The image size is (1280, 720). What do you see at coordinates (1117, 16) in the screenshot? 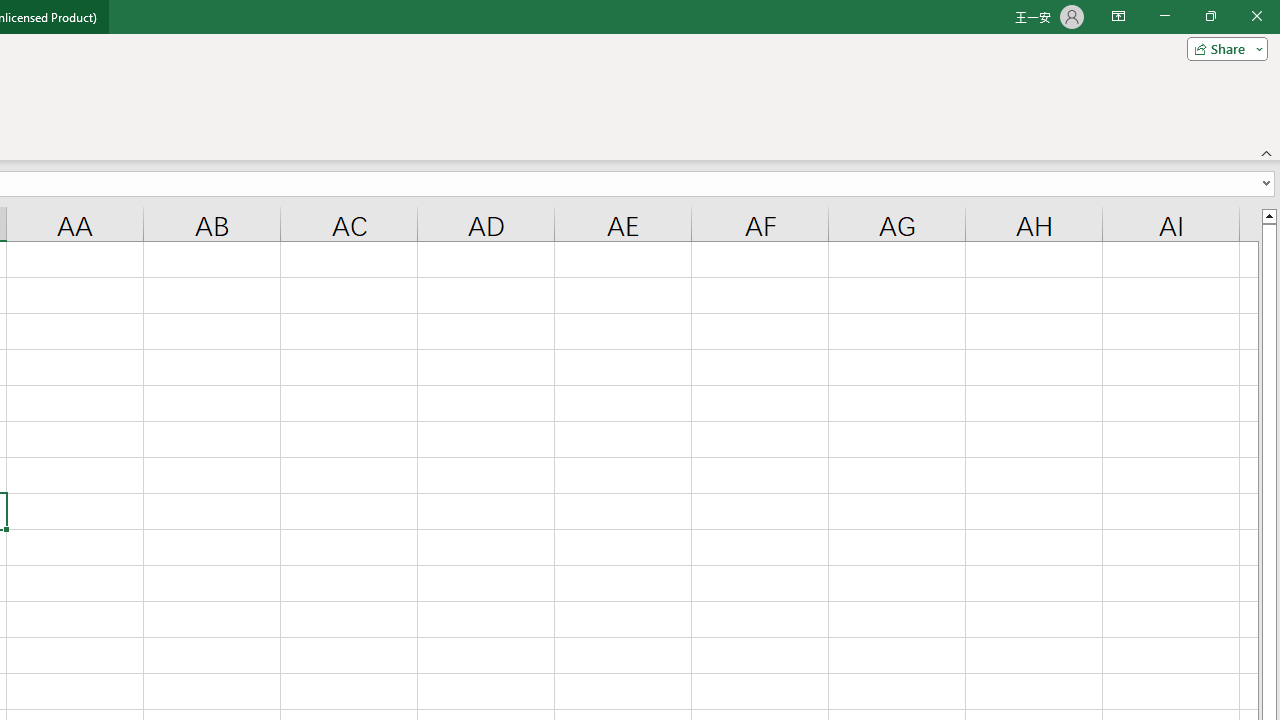
I see `'Ribbon Display Options'` at bounding box center [1117, 16].